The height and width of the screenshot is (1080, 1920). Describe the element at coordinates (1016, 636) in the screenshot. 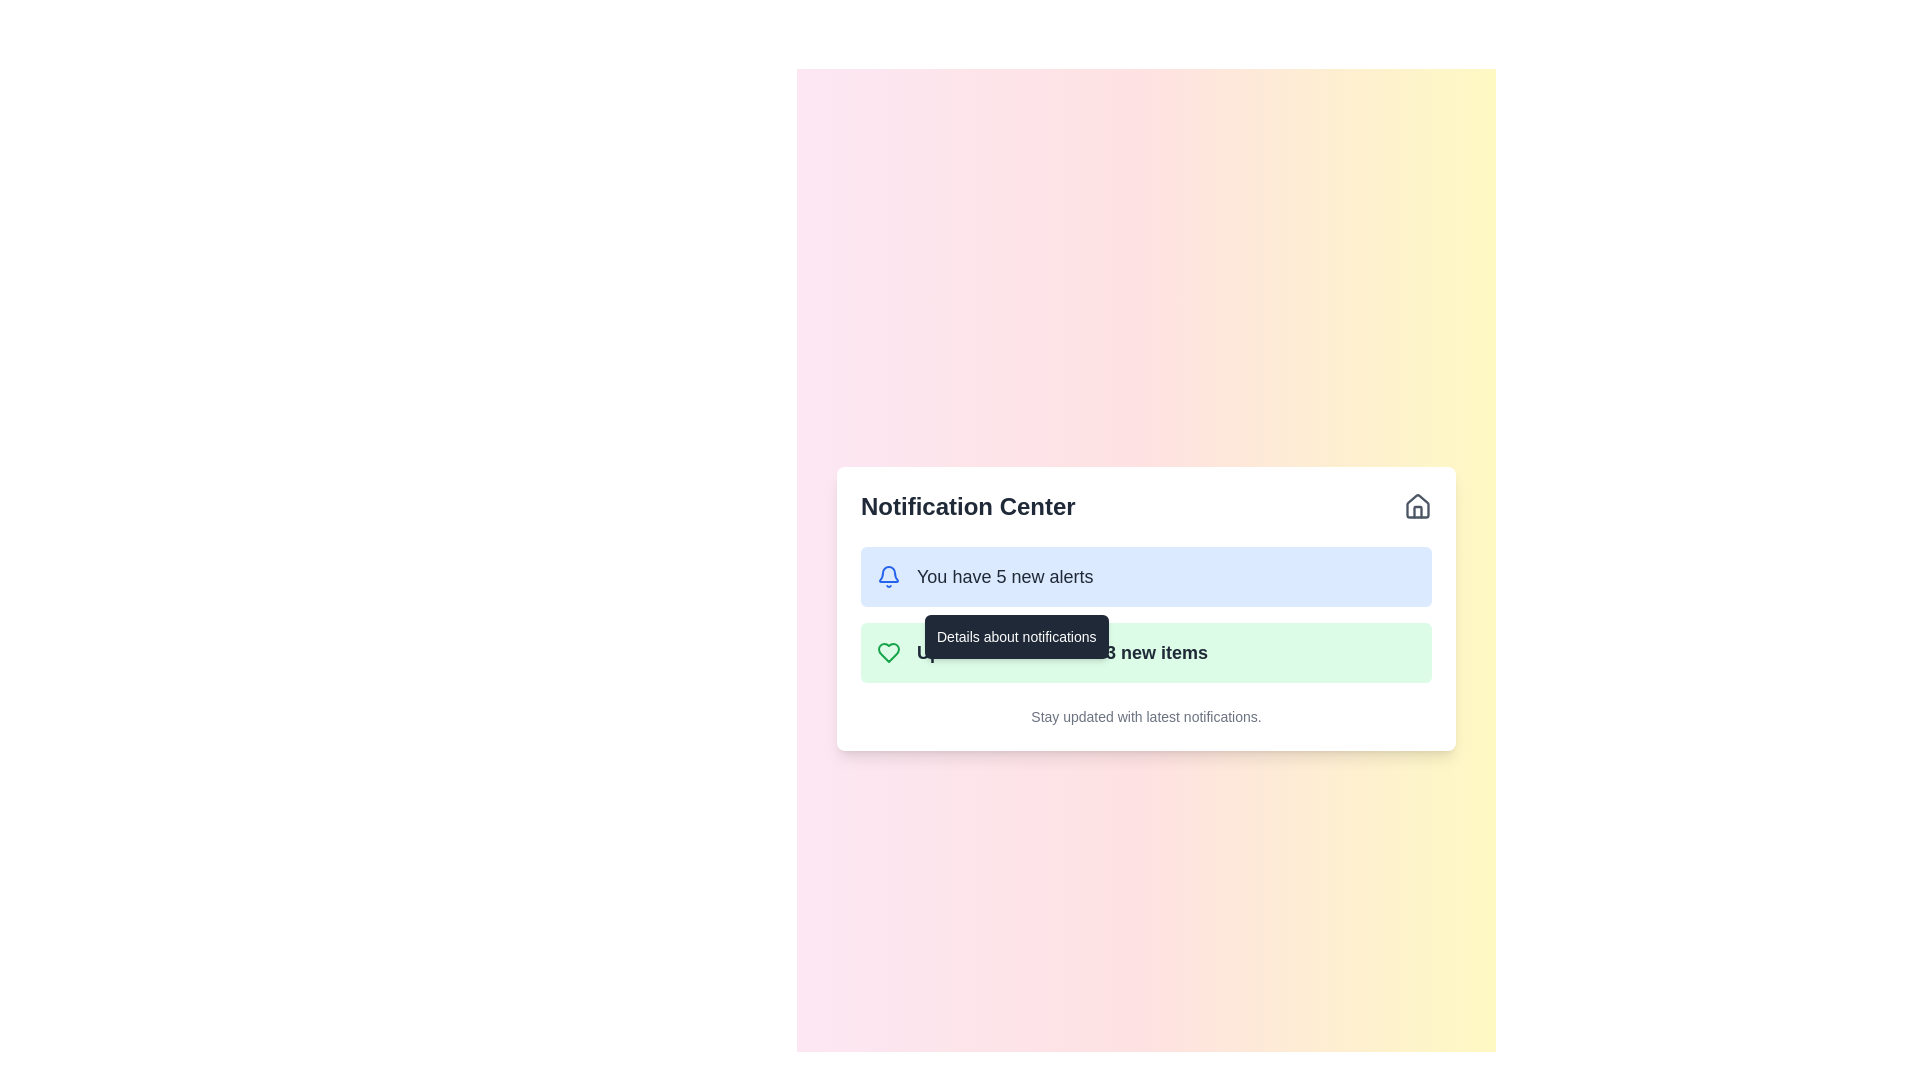

I see `the Tooltip that provides additional information about notifications, specifically stating 'Update on 3 new items'` at that location.